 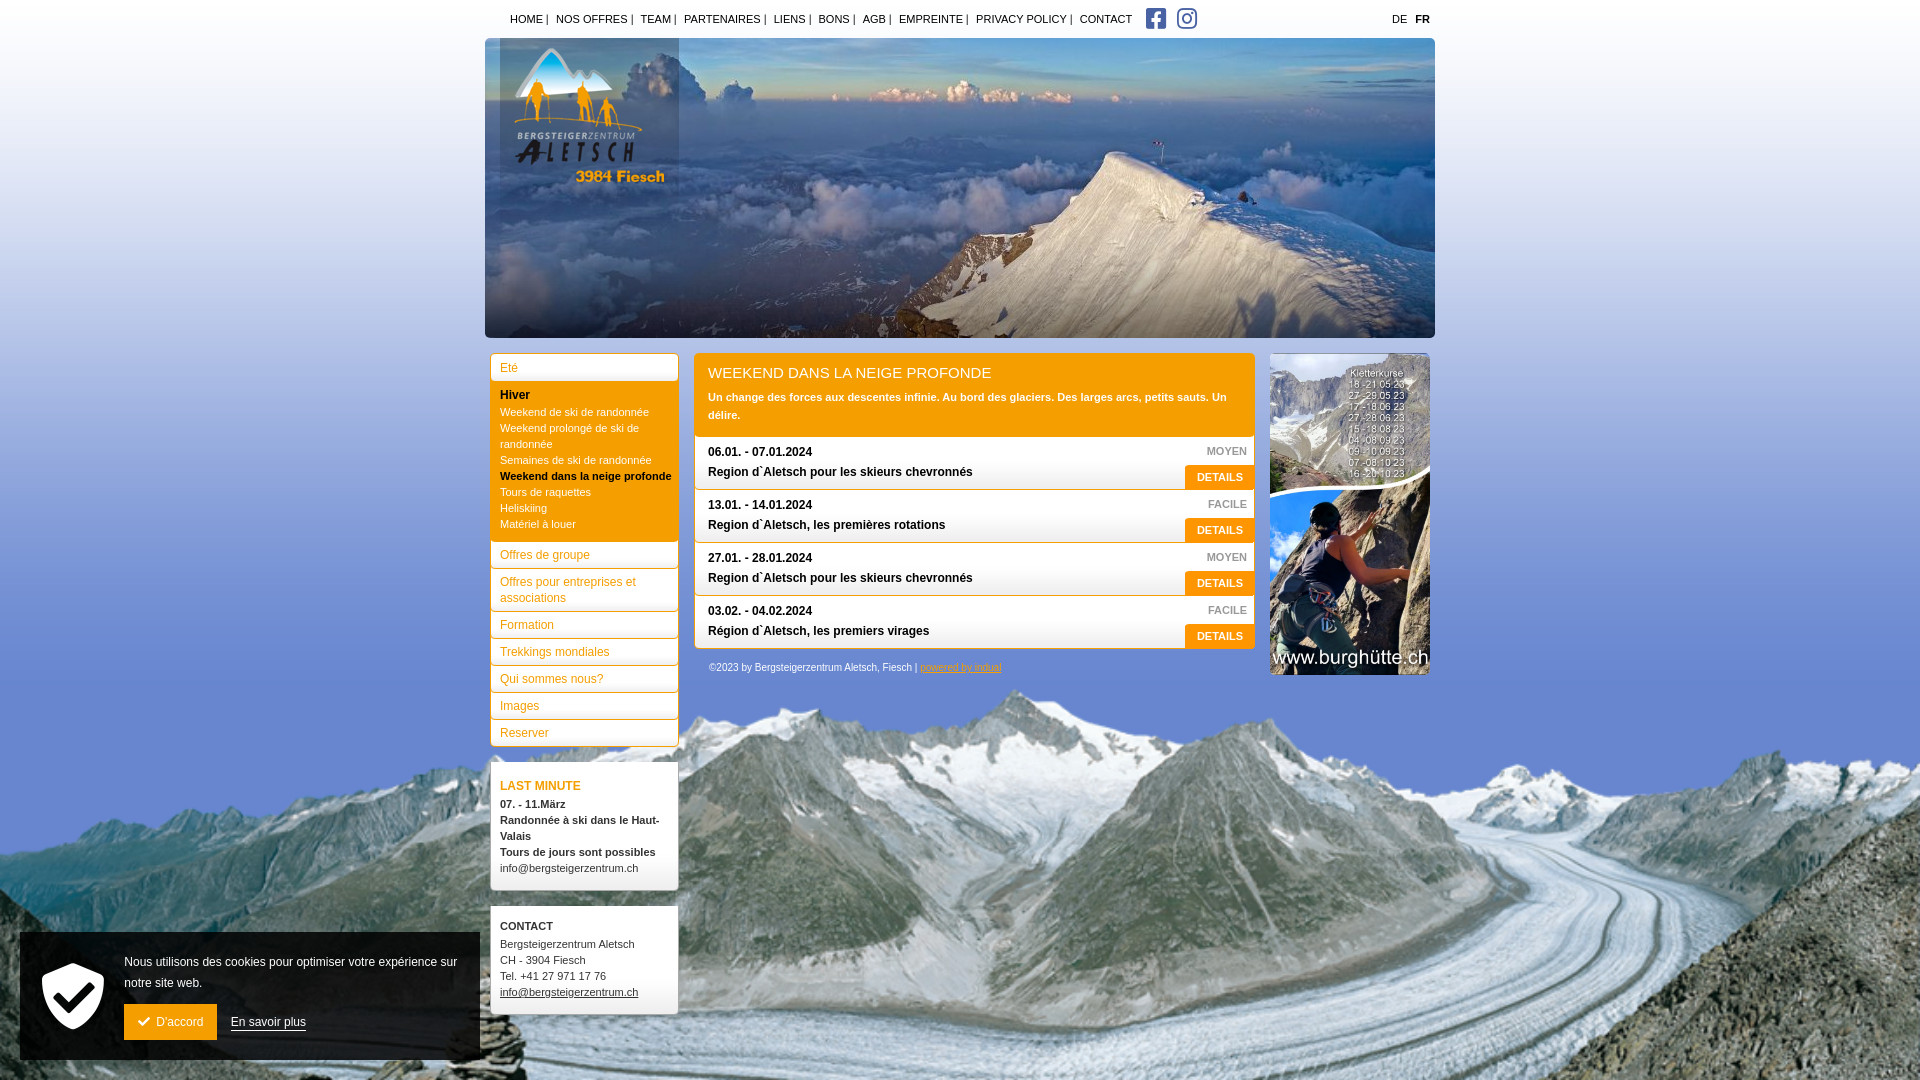 I want to click on 'PRIVACY POLICY', so click(x=1017, y=19).